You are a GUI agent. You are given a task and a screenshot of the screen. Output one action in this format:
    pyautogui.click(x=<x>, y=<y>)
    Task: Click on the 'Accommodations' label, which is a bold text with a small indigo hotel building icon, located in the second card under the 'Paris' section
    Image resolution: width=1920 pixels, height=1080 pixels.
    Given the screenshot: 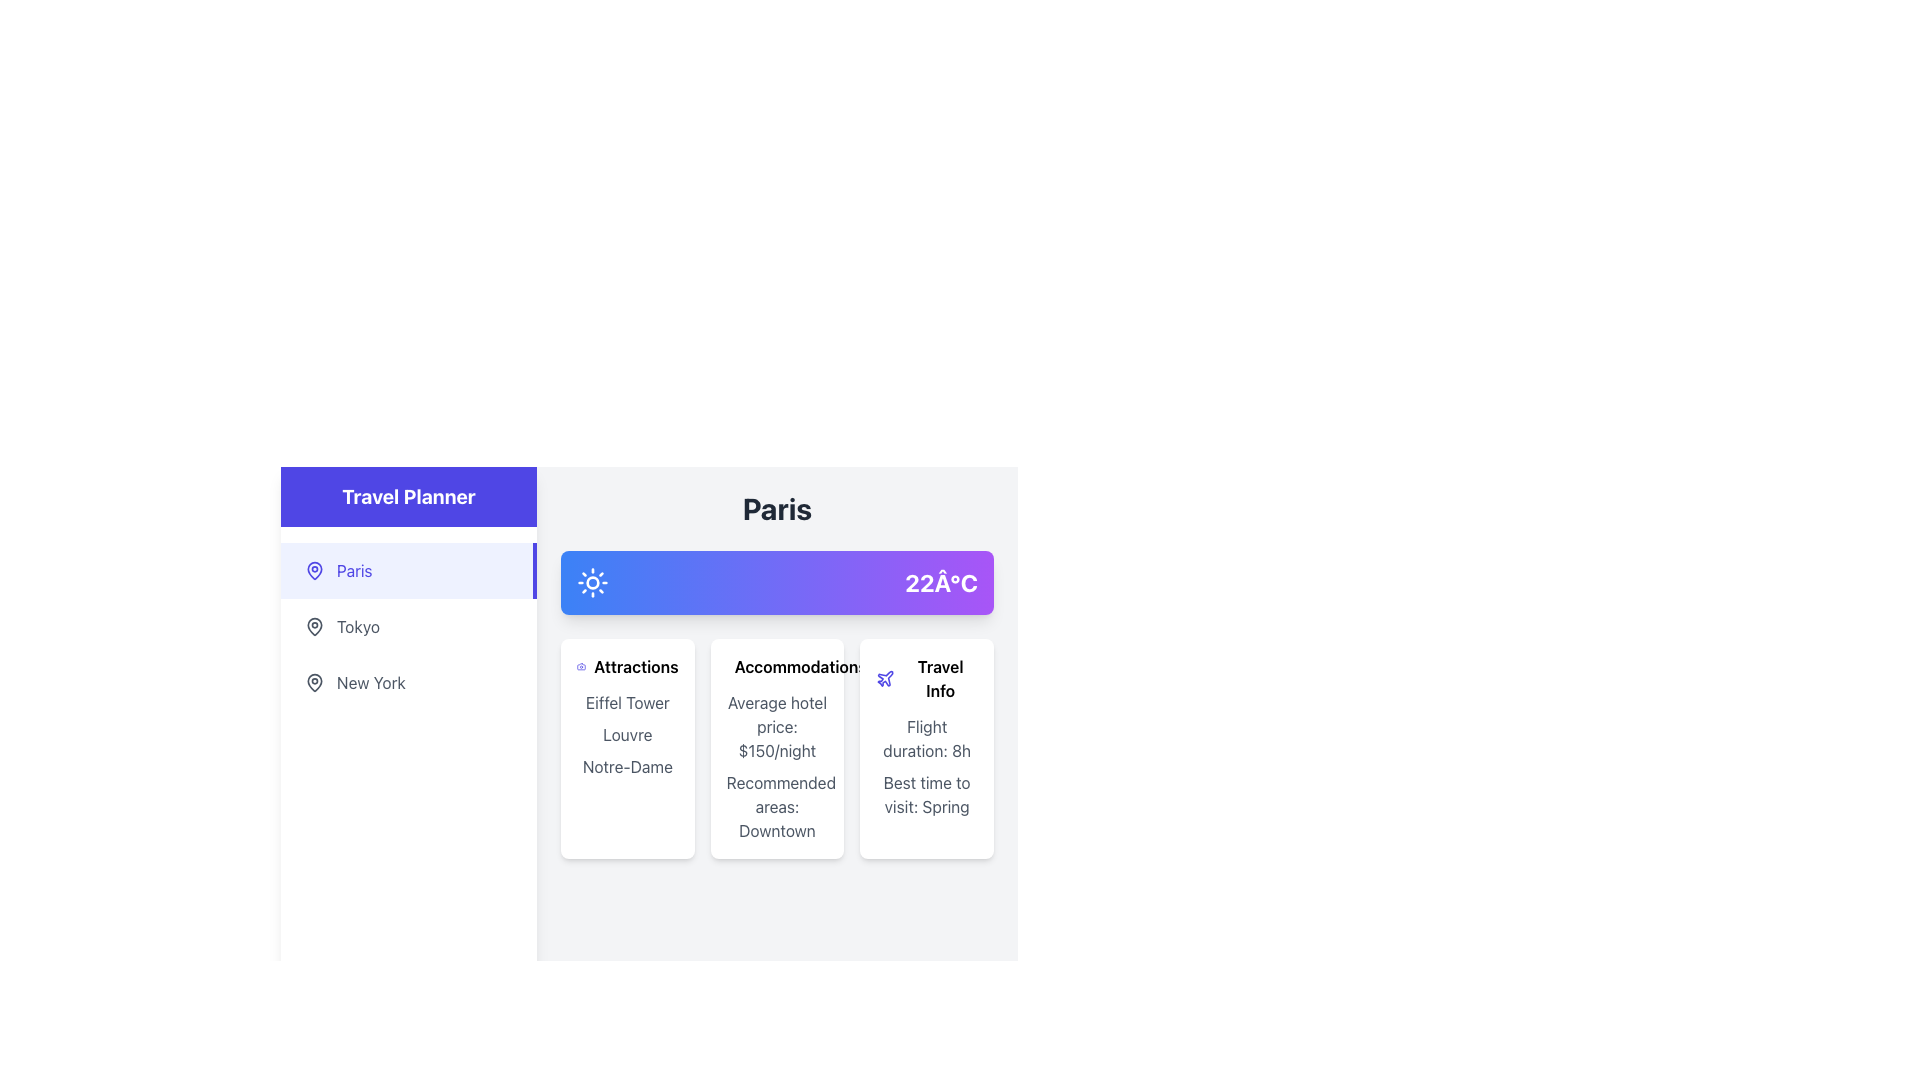 What is the action you would take?
    pyautogui.click(x=776, y=667)
    